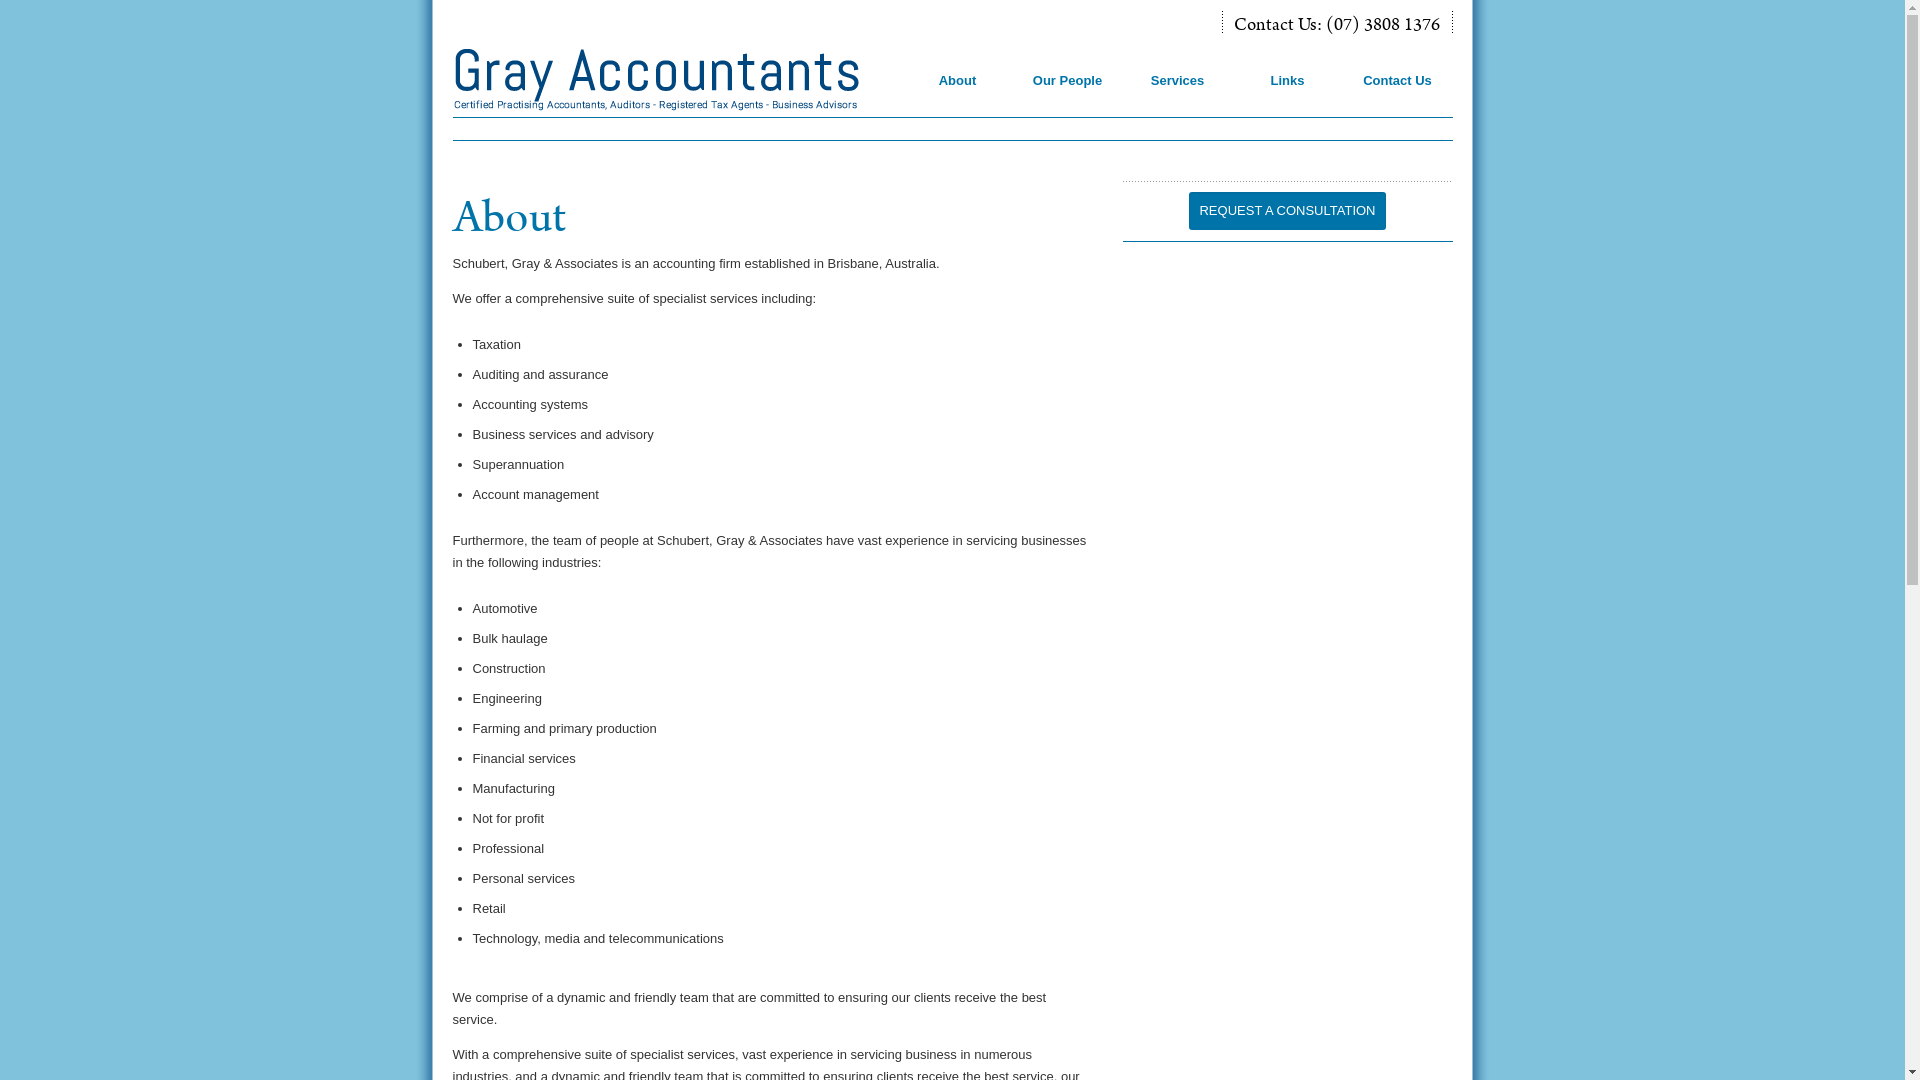 The height and width of the screenshot is (1080, 1920). Describe the element at coordinates (1179, 95) in the screenshot. I see `'Services'` at that location.